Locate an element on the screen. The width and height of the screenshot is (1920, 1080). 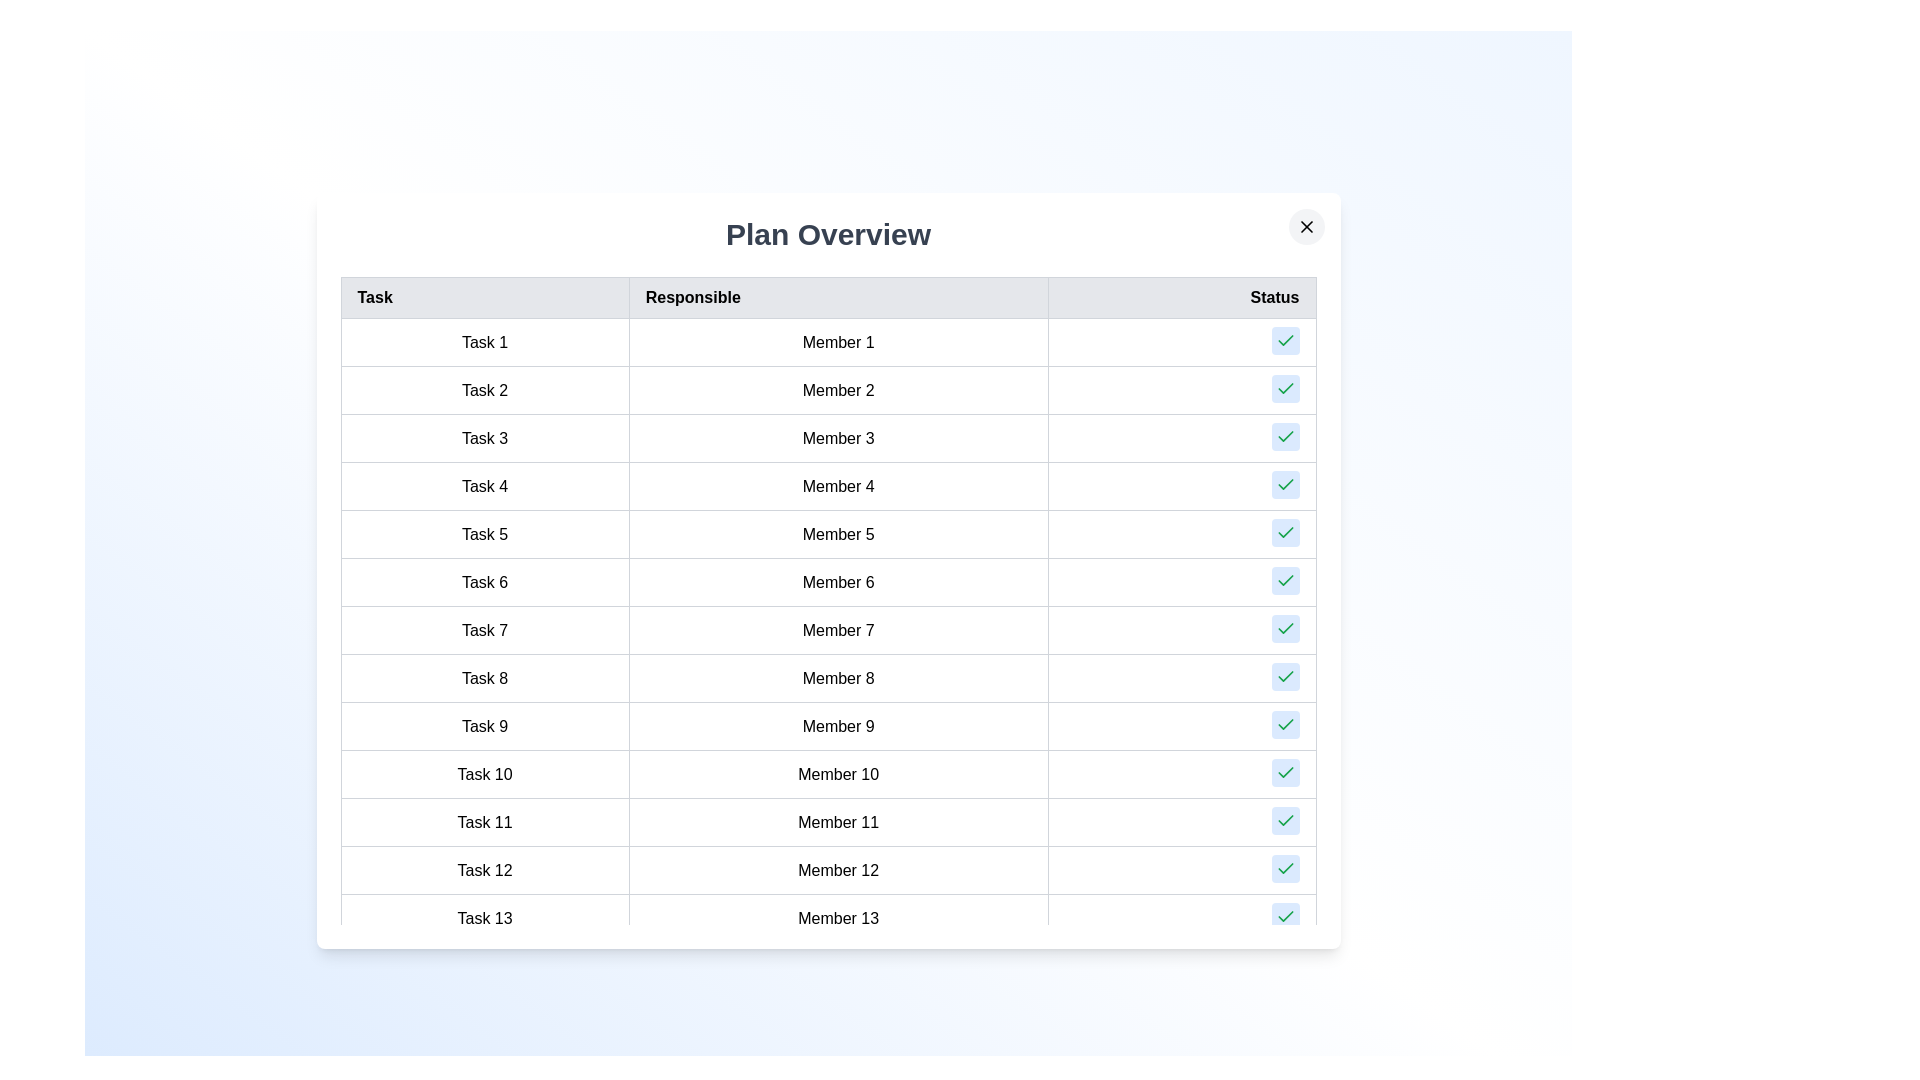
the 'Check' button for task 5 to mark it as completed is located at coordinates (1285, 531).